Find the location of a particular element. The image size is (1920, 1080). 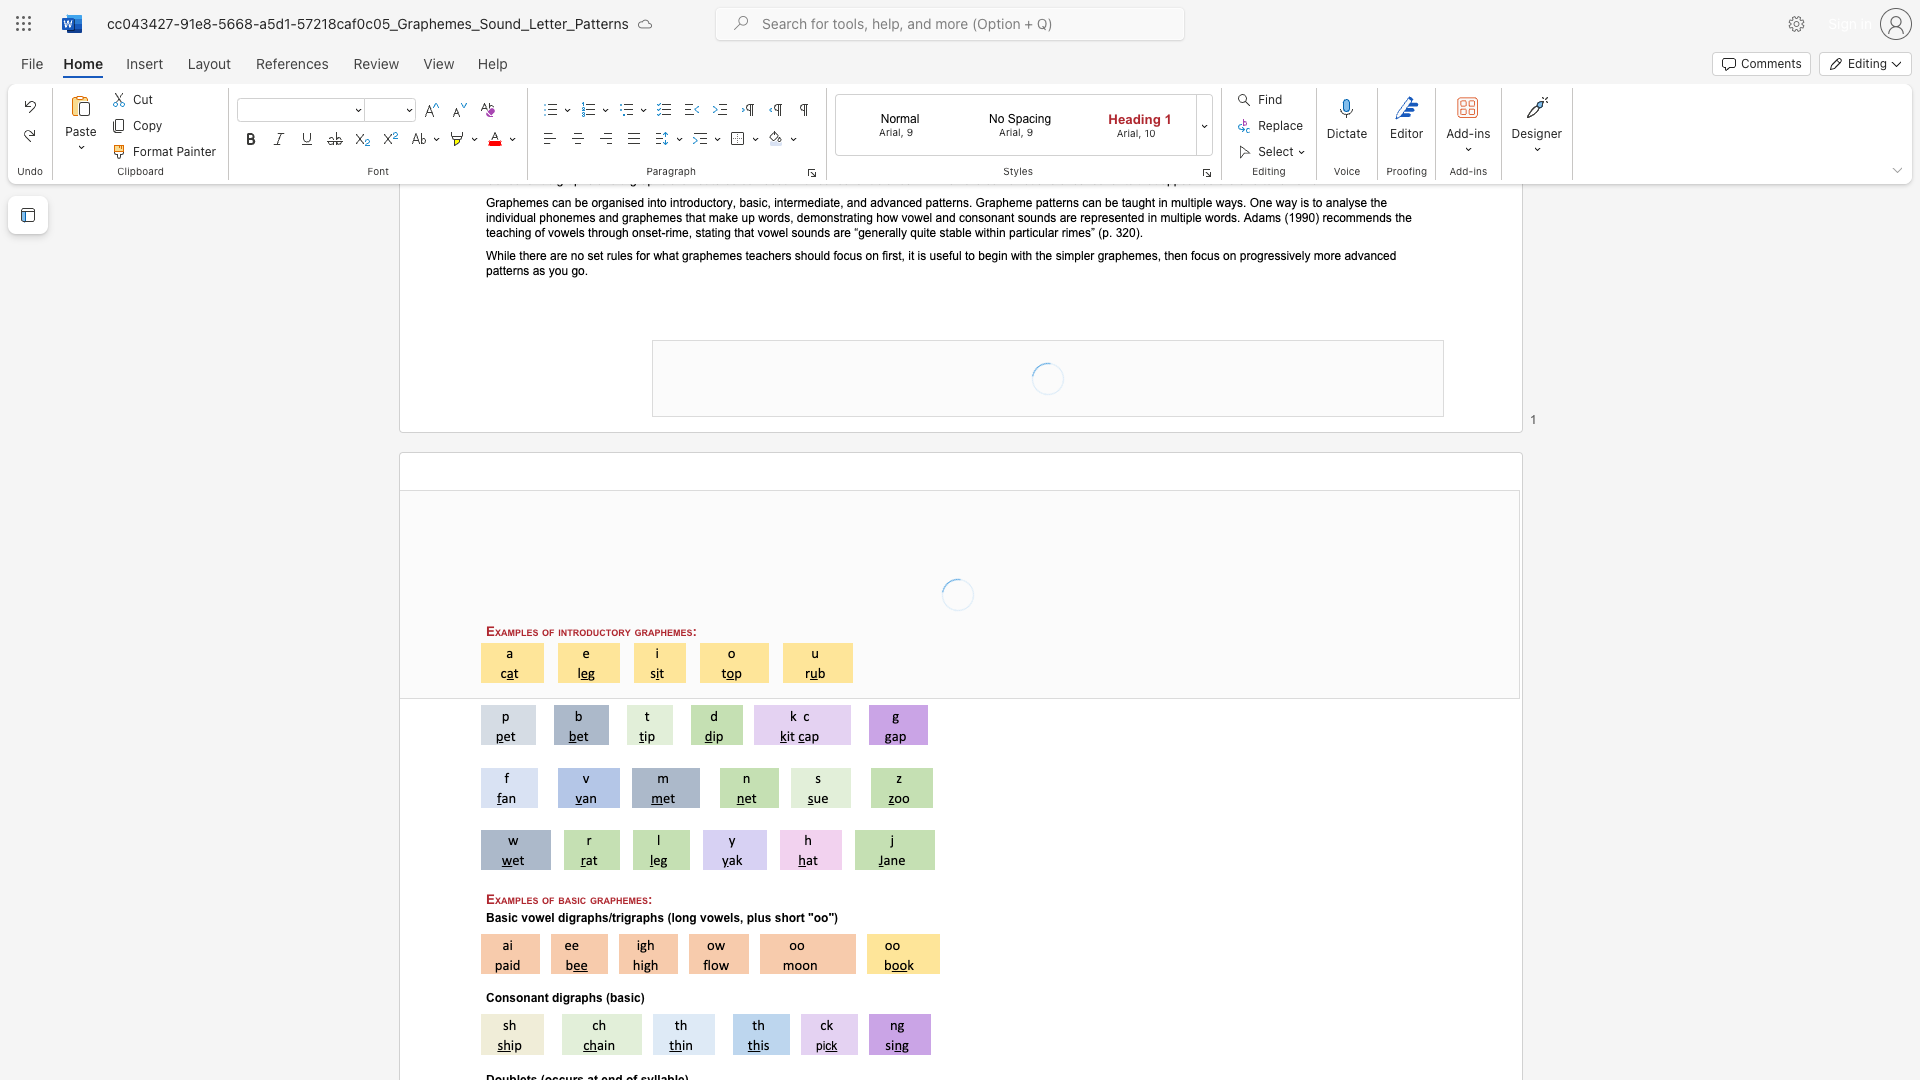

the space between the continuous character "o" and "d" in the text is located at coordinates (585, 631).